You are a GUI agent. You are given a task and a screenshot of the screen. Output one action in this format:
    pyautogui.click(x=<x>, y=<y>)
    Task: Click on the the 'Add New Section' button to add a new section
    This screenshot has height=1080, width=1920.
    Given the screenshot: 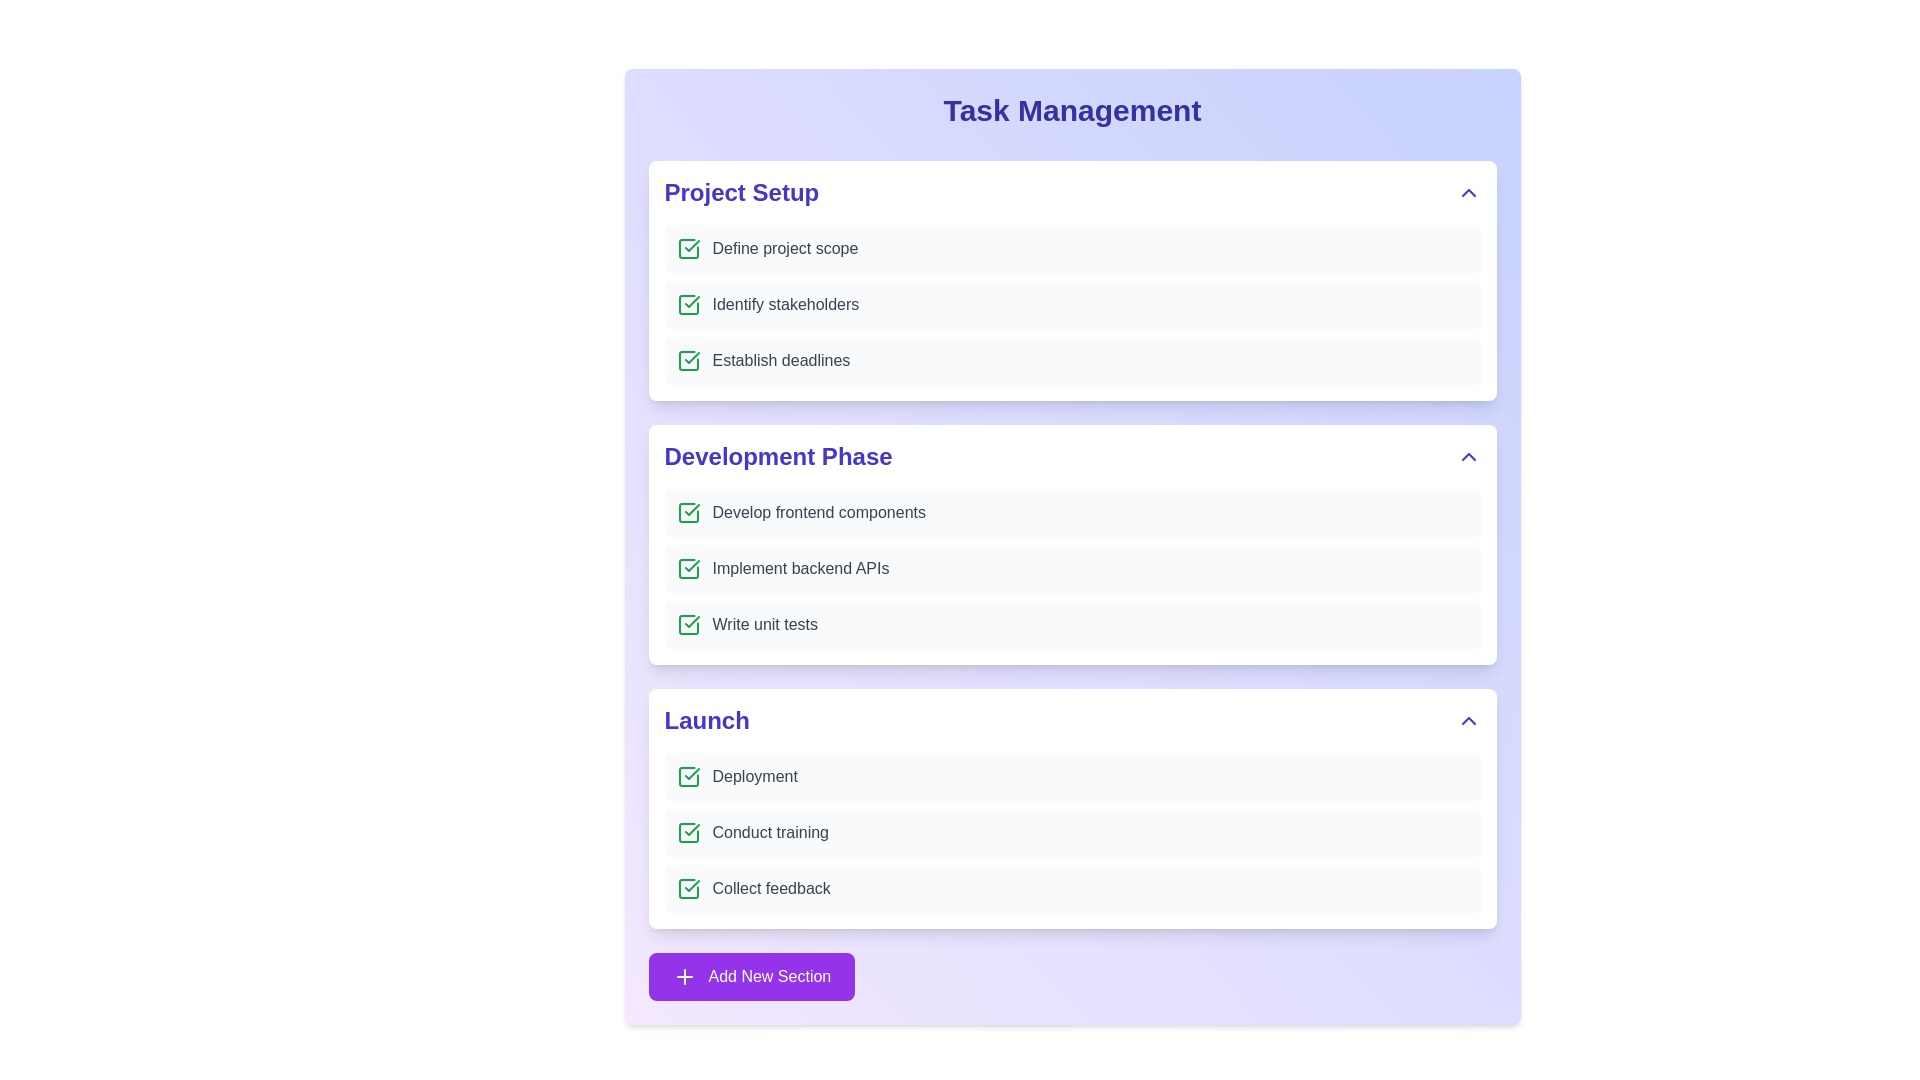 What is the action you would take?
    pyautogui.click(x=750, y=975)
    